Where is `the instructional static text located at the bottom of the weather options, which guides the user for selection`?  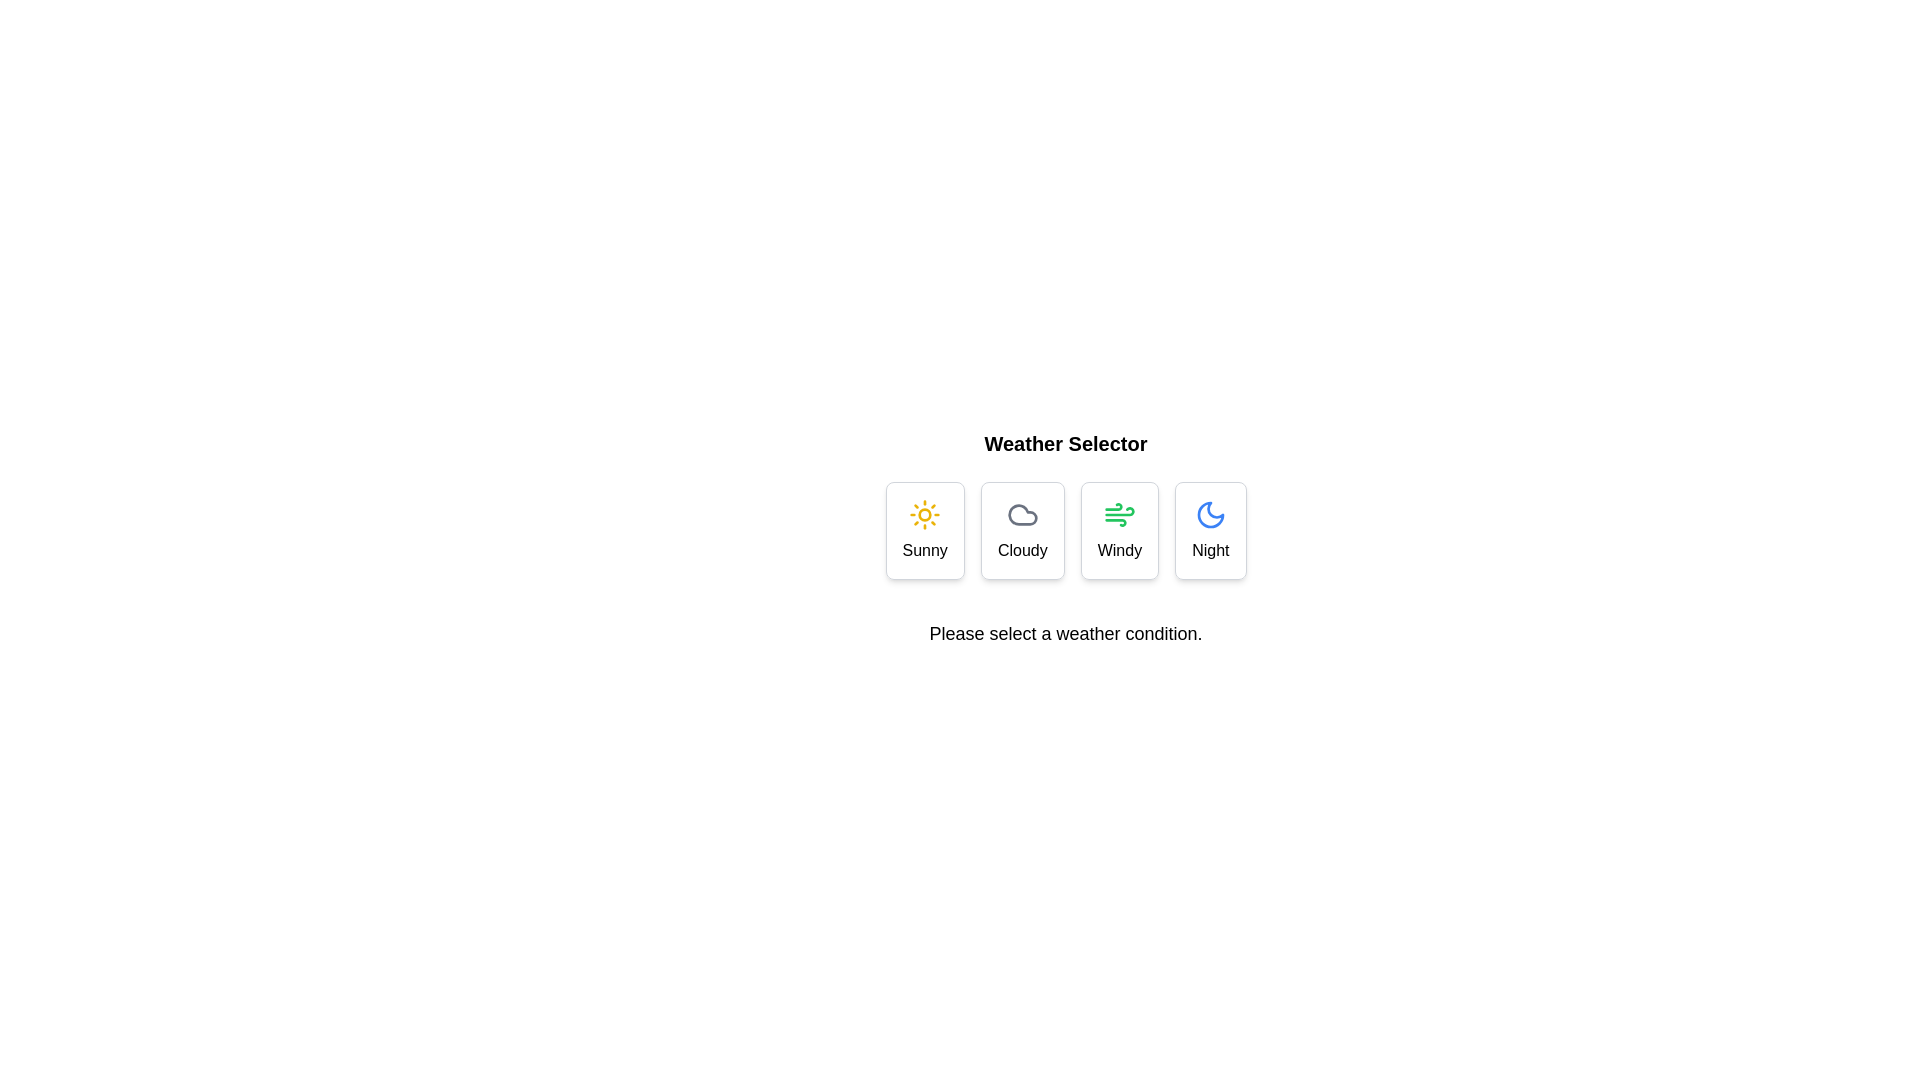 the instructional static text located at the bottom of the weather options, which guides the user for selection is located at coordinates (1064, 633).